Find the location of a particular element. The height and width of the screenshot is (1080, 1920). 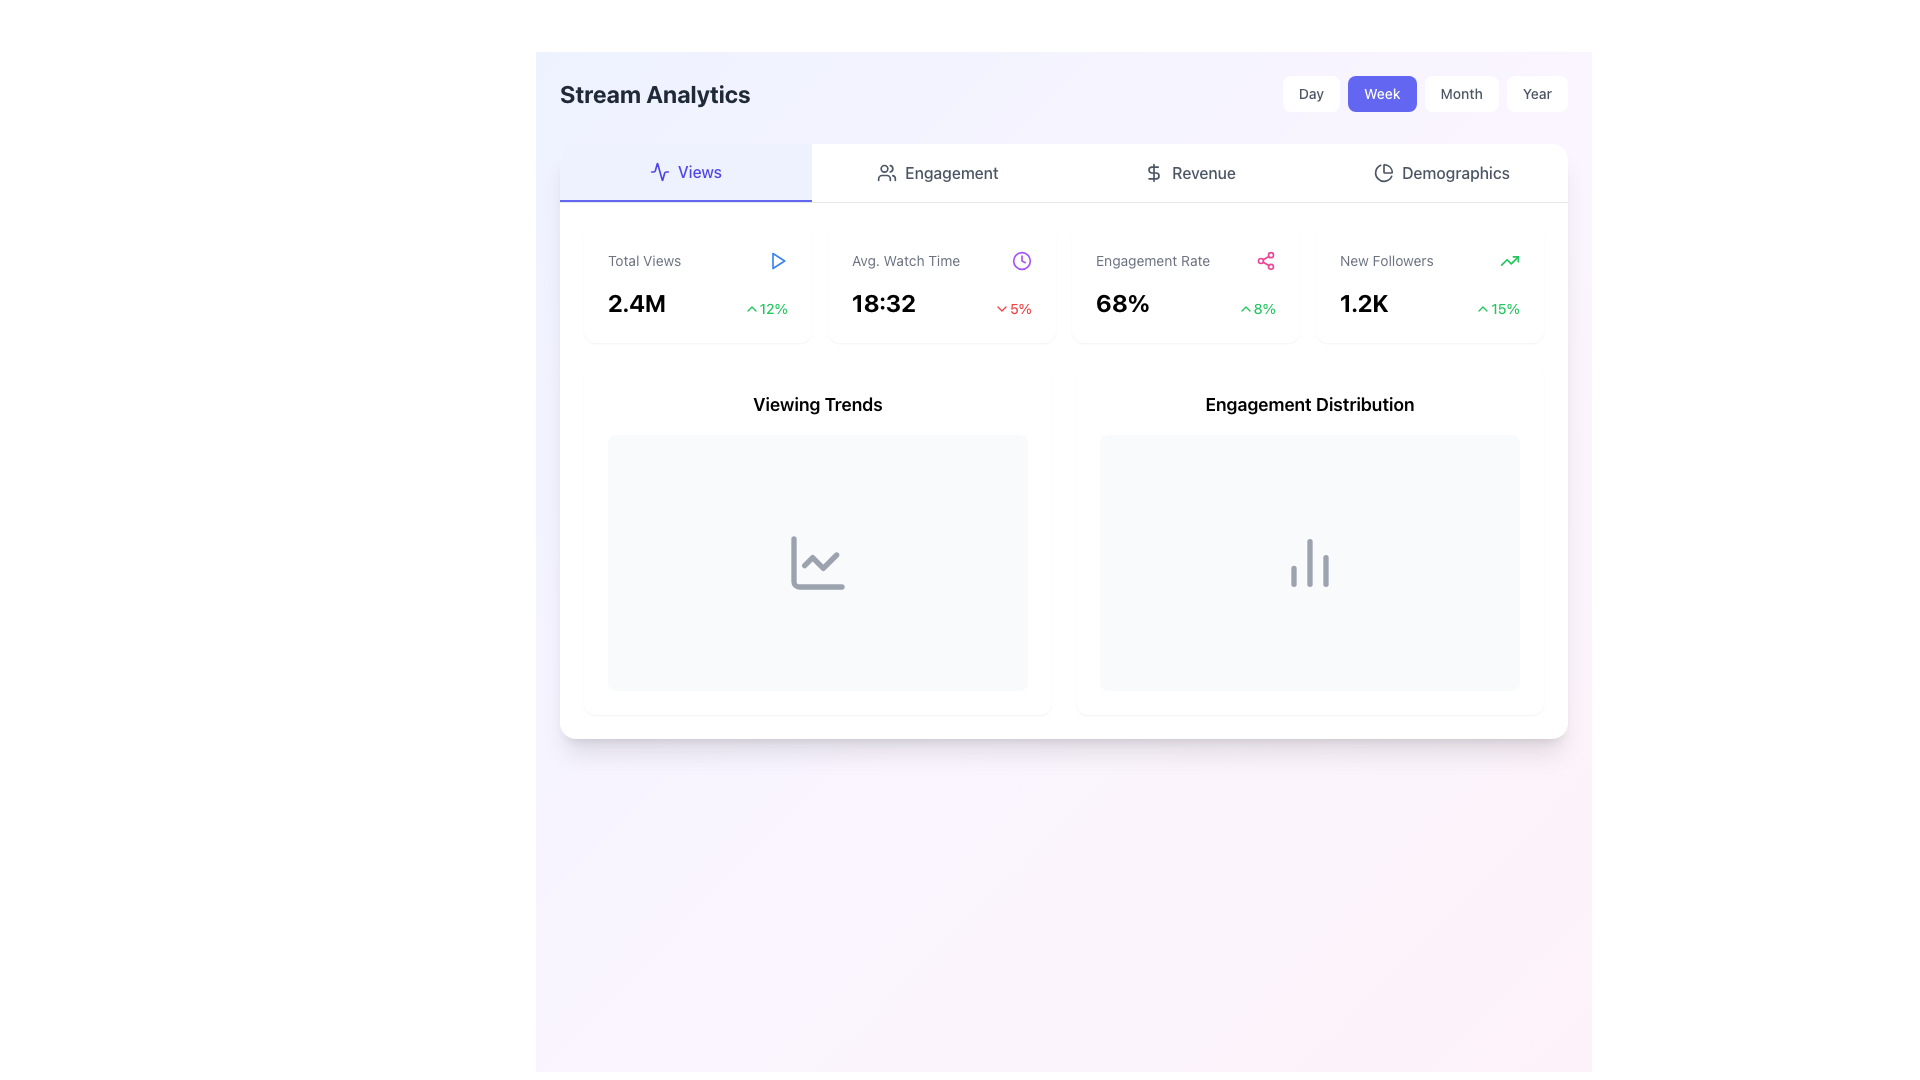

the 'Views' icon located in the top-left section of the analytics dashboard, adjacent to the 'Views' label, serving as a visual indicator for metrics related is located at coordinates (659, 171).